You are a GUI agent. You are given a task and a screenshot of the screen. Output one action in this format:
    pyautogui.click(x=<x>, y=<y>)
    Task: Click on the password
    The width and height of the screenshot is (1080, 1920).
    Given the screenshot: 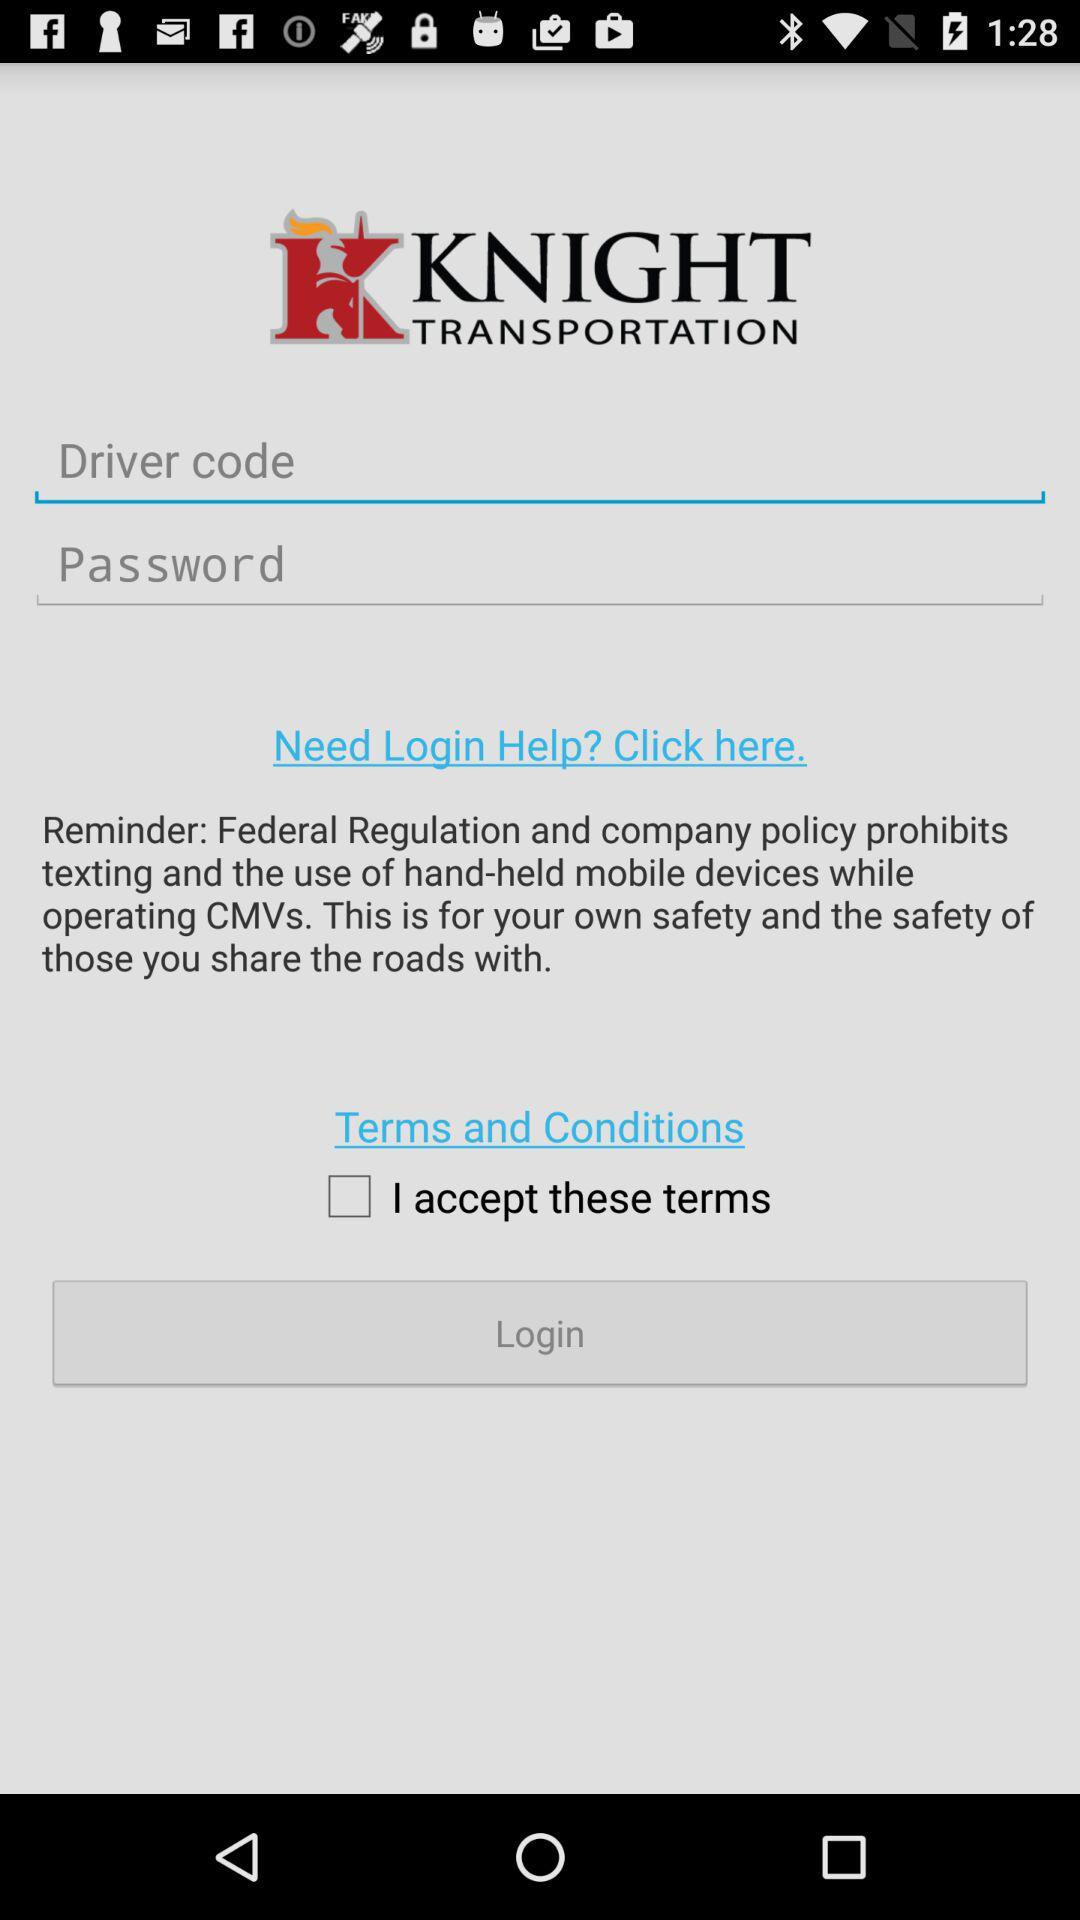 What is the action you would take?
    pyautogui.click(x=540, y=562)
    